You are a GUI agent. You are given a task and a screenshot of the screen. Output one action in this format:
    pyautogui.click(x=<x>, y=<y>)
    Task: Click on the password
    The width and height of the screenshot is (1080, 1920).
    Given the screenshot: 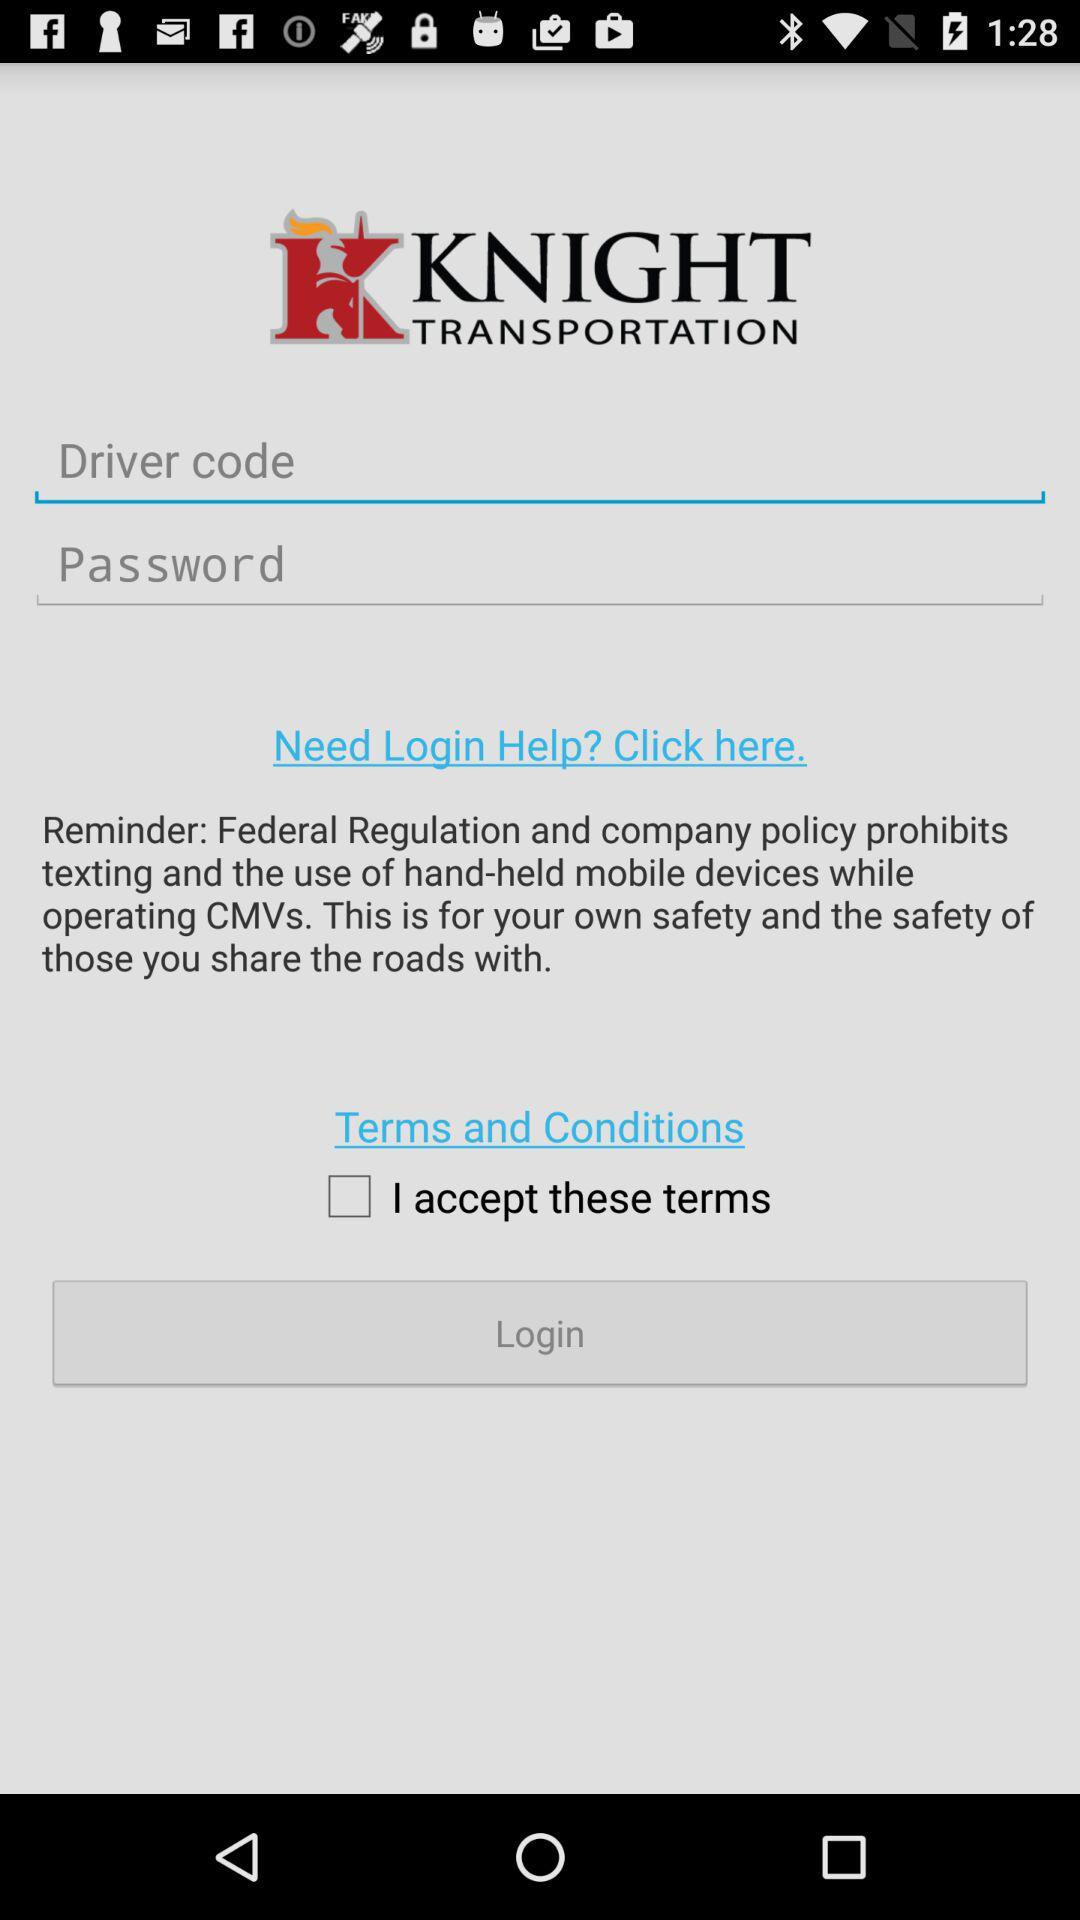 What is the action you would take?
    pyautogui.click(x=540, y=562)
    